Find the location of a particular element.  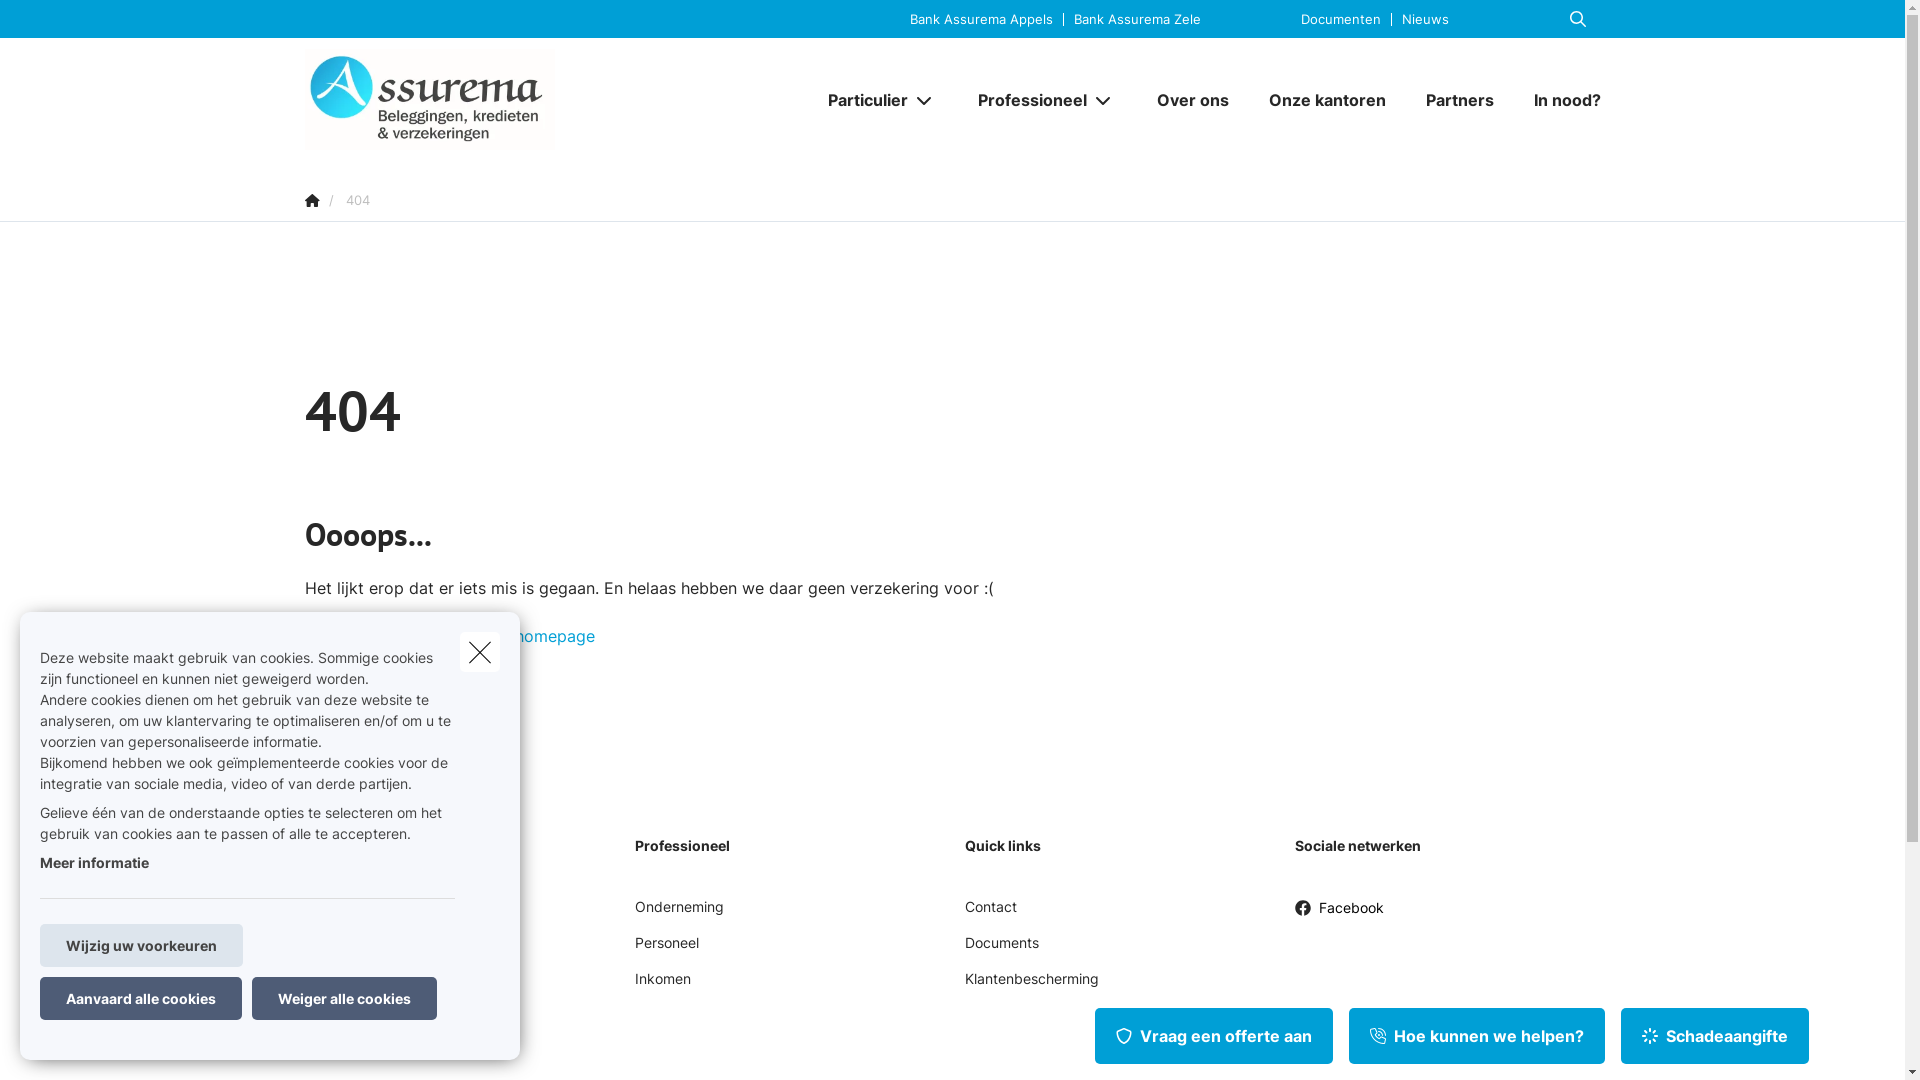

'Bank Assurema Zele' is located at coordinates (1136, 18).